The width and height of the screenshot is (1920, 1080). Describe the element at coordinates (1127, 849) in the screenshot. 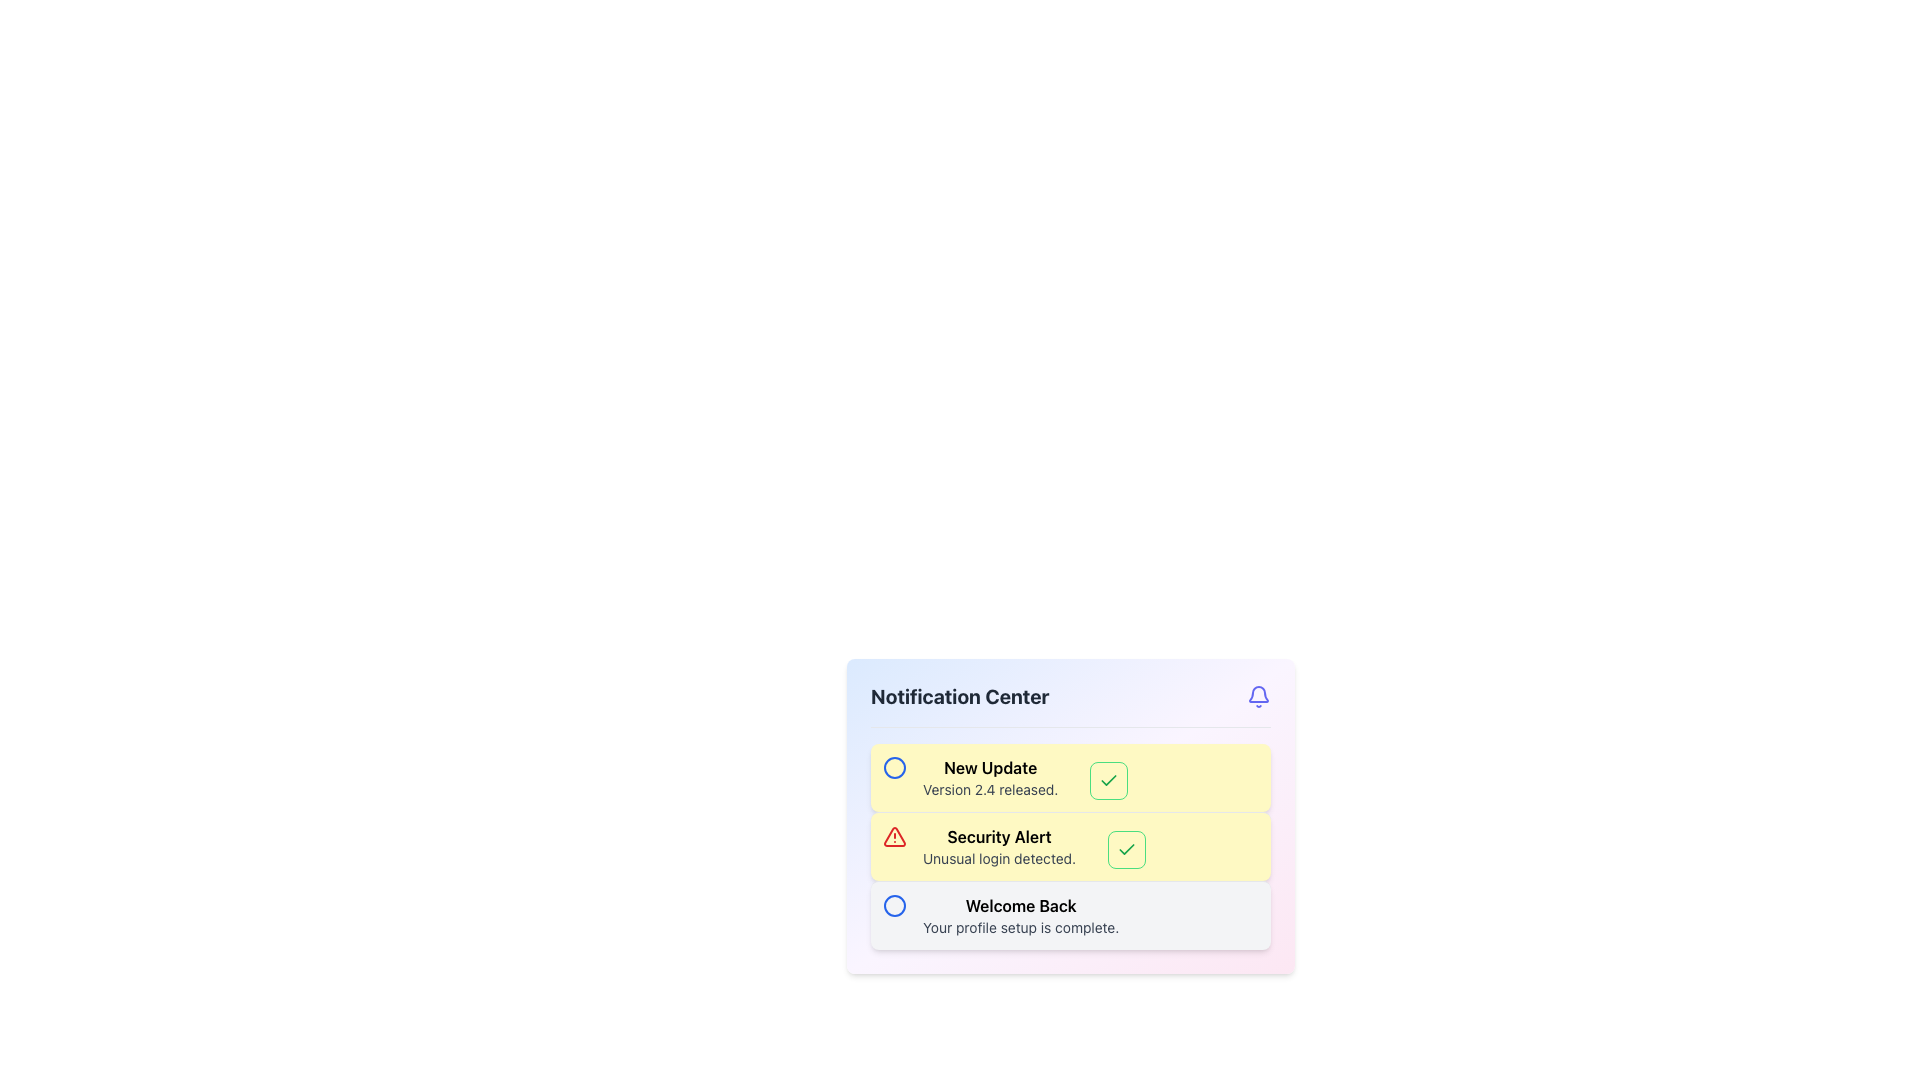

I see `the confirmation button located in the bottom-right corner of the yellow-highlighted 'Security Alert' notification to mark the notification as acknowledged` at that location.